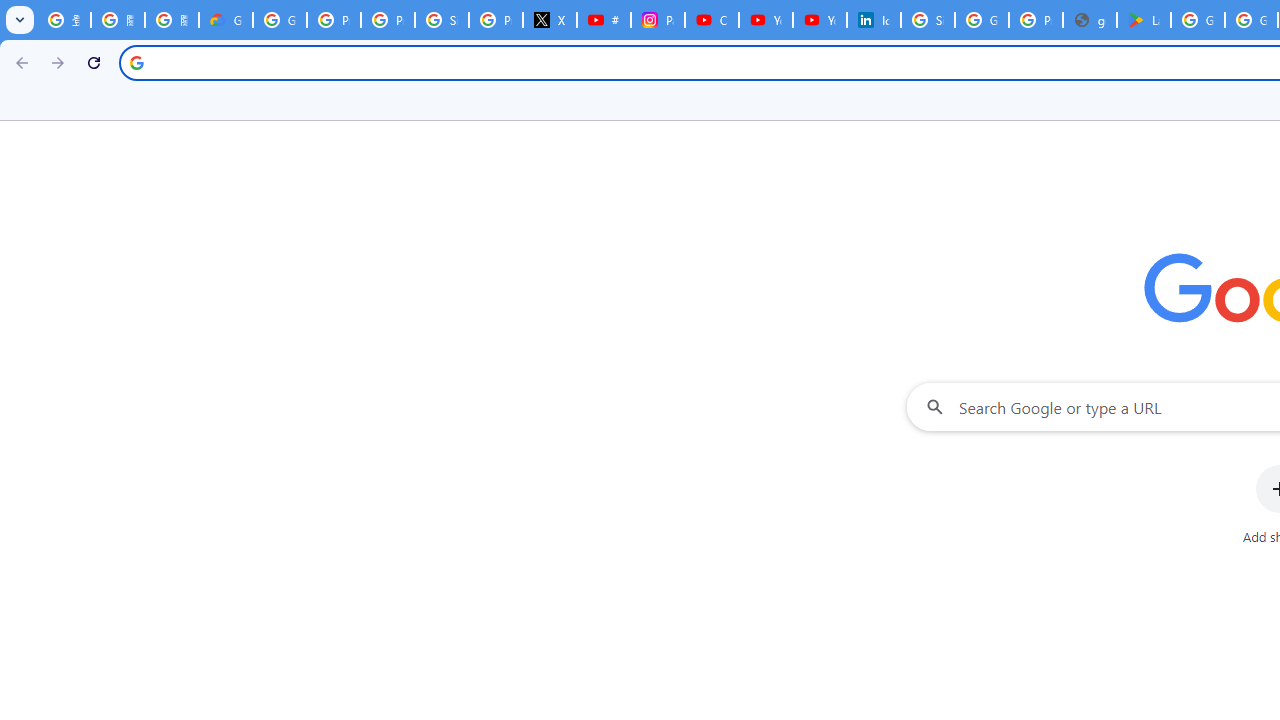 The height and width of the screenshot is (720, 1280). I want to click on 'Privacy Help Center - Policies Help', so click(387, 20).